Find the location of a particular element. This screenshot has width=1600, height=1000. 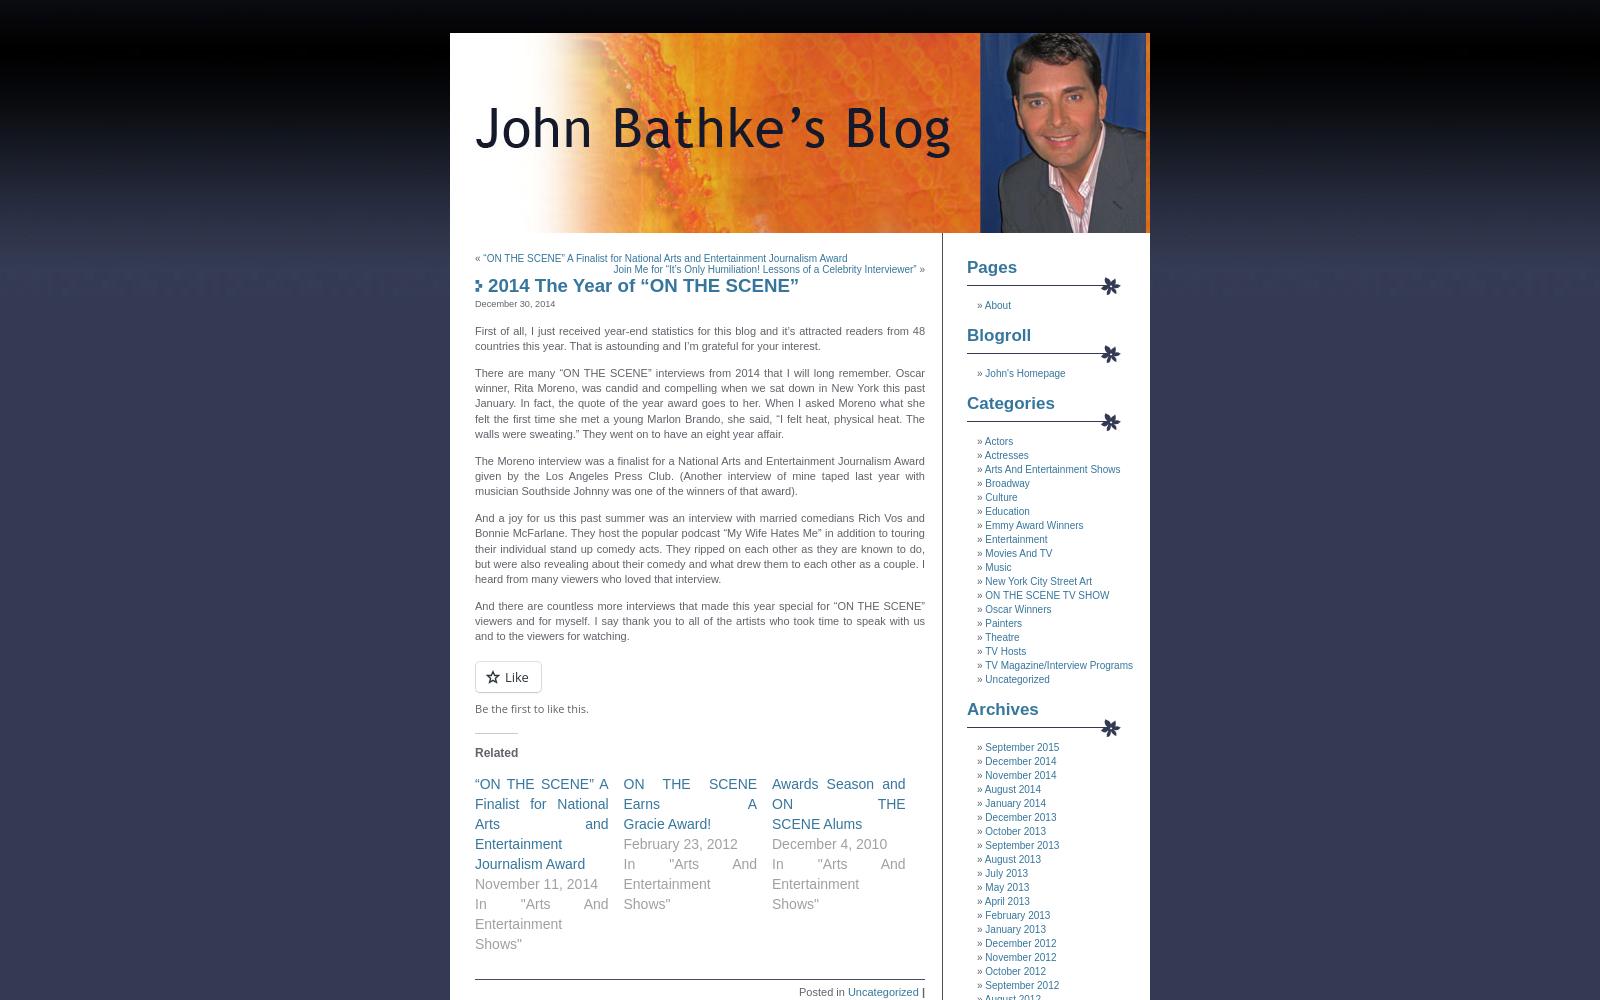

'John's Homepage' is located at coordinates (1024, 372).